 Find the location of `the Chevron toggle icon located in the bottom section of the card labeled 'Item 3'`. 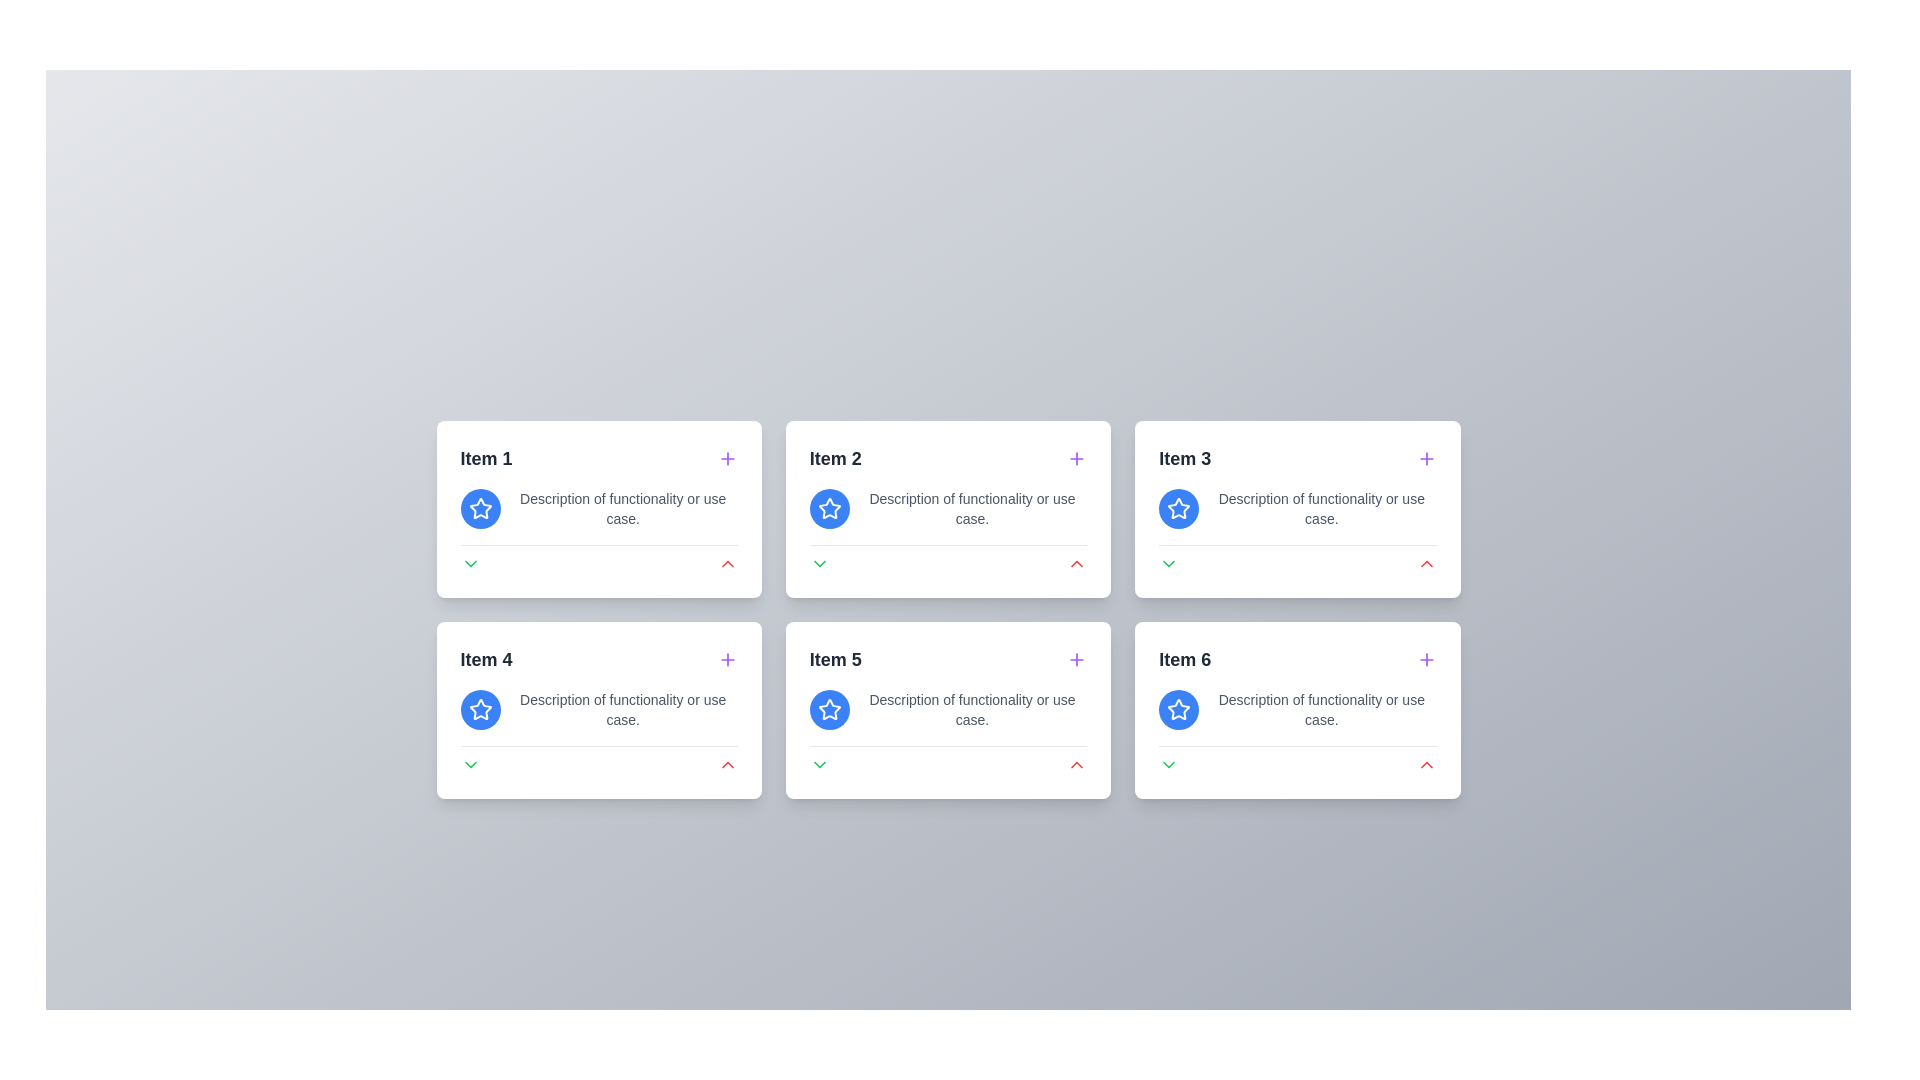

the Chevron toggle icon located in the bottom section of the card labeled 'Item 3' is located at coordinates (1169, 563).